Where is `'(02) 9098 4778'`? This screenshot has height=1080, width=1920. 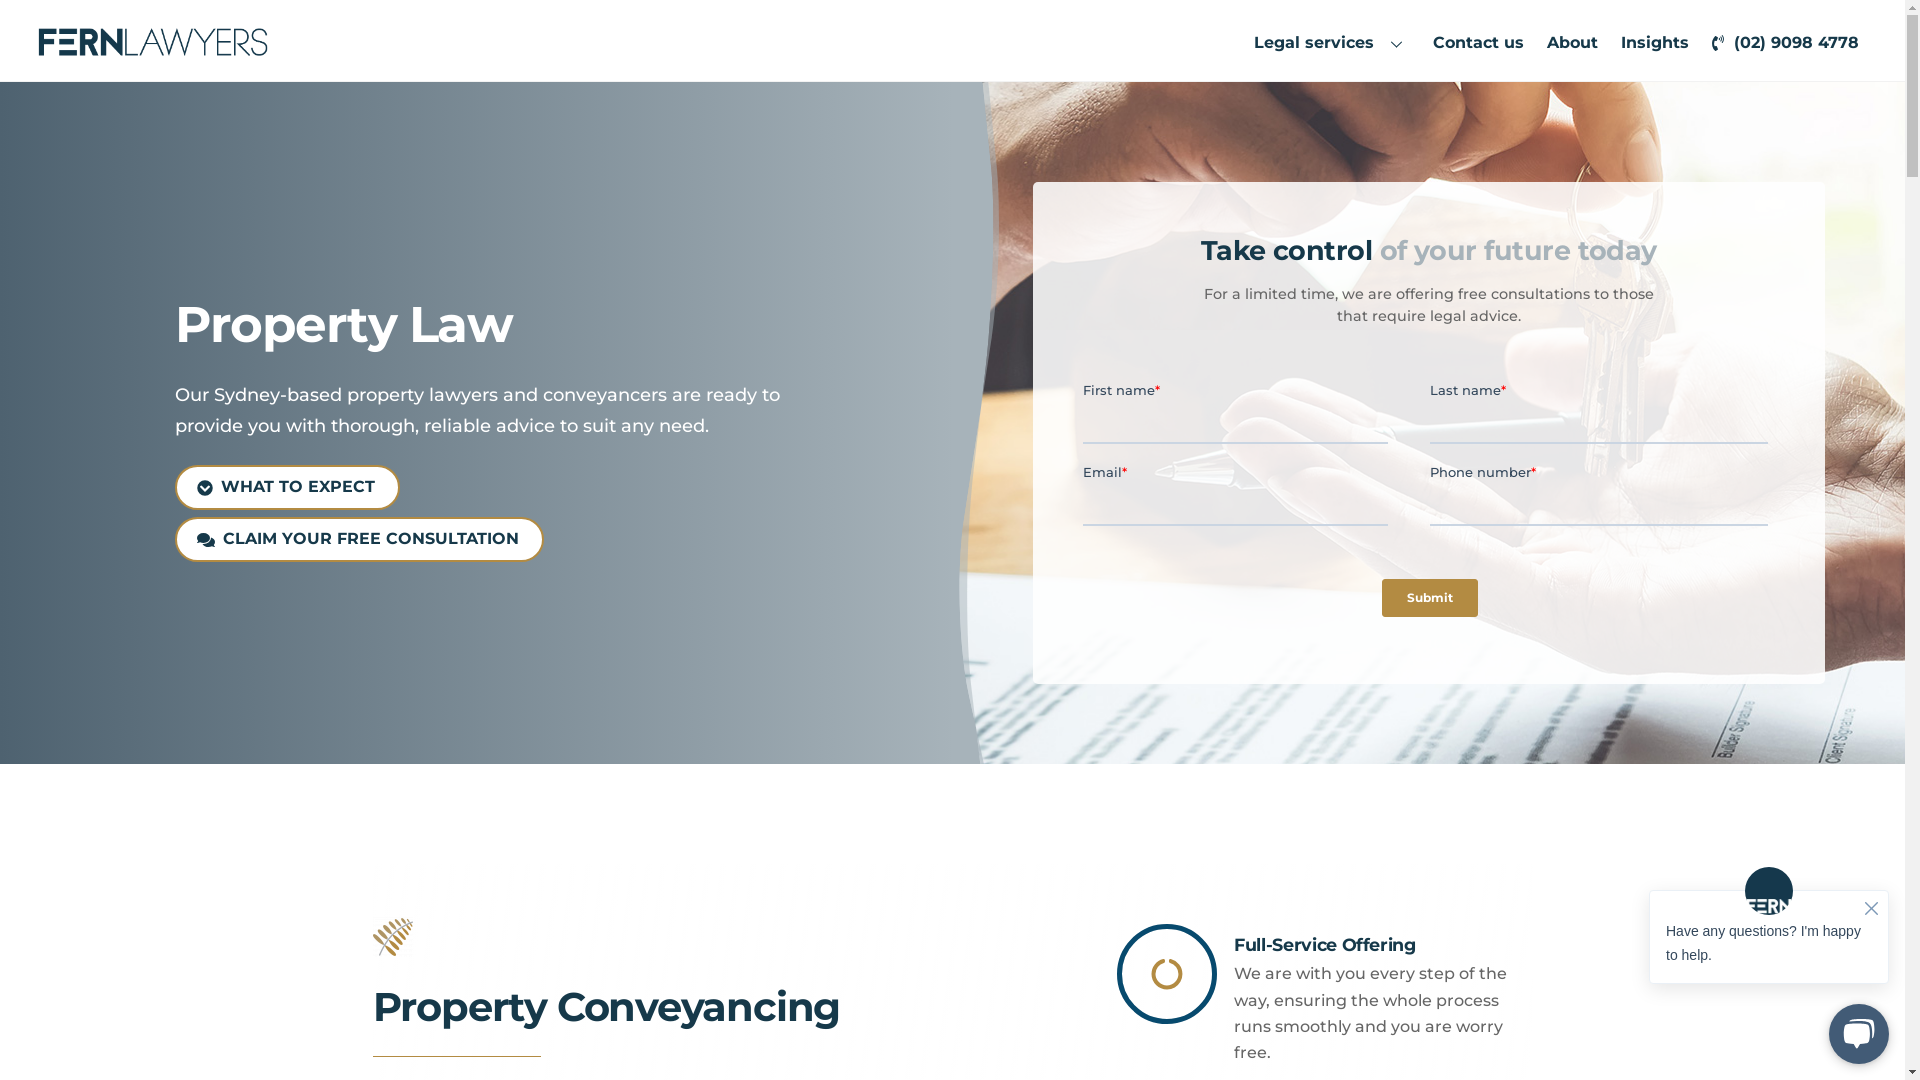 '(02) 9098 4778' is located at coordinates (1702, 42).